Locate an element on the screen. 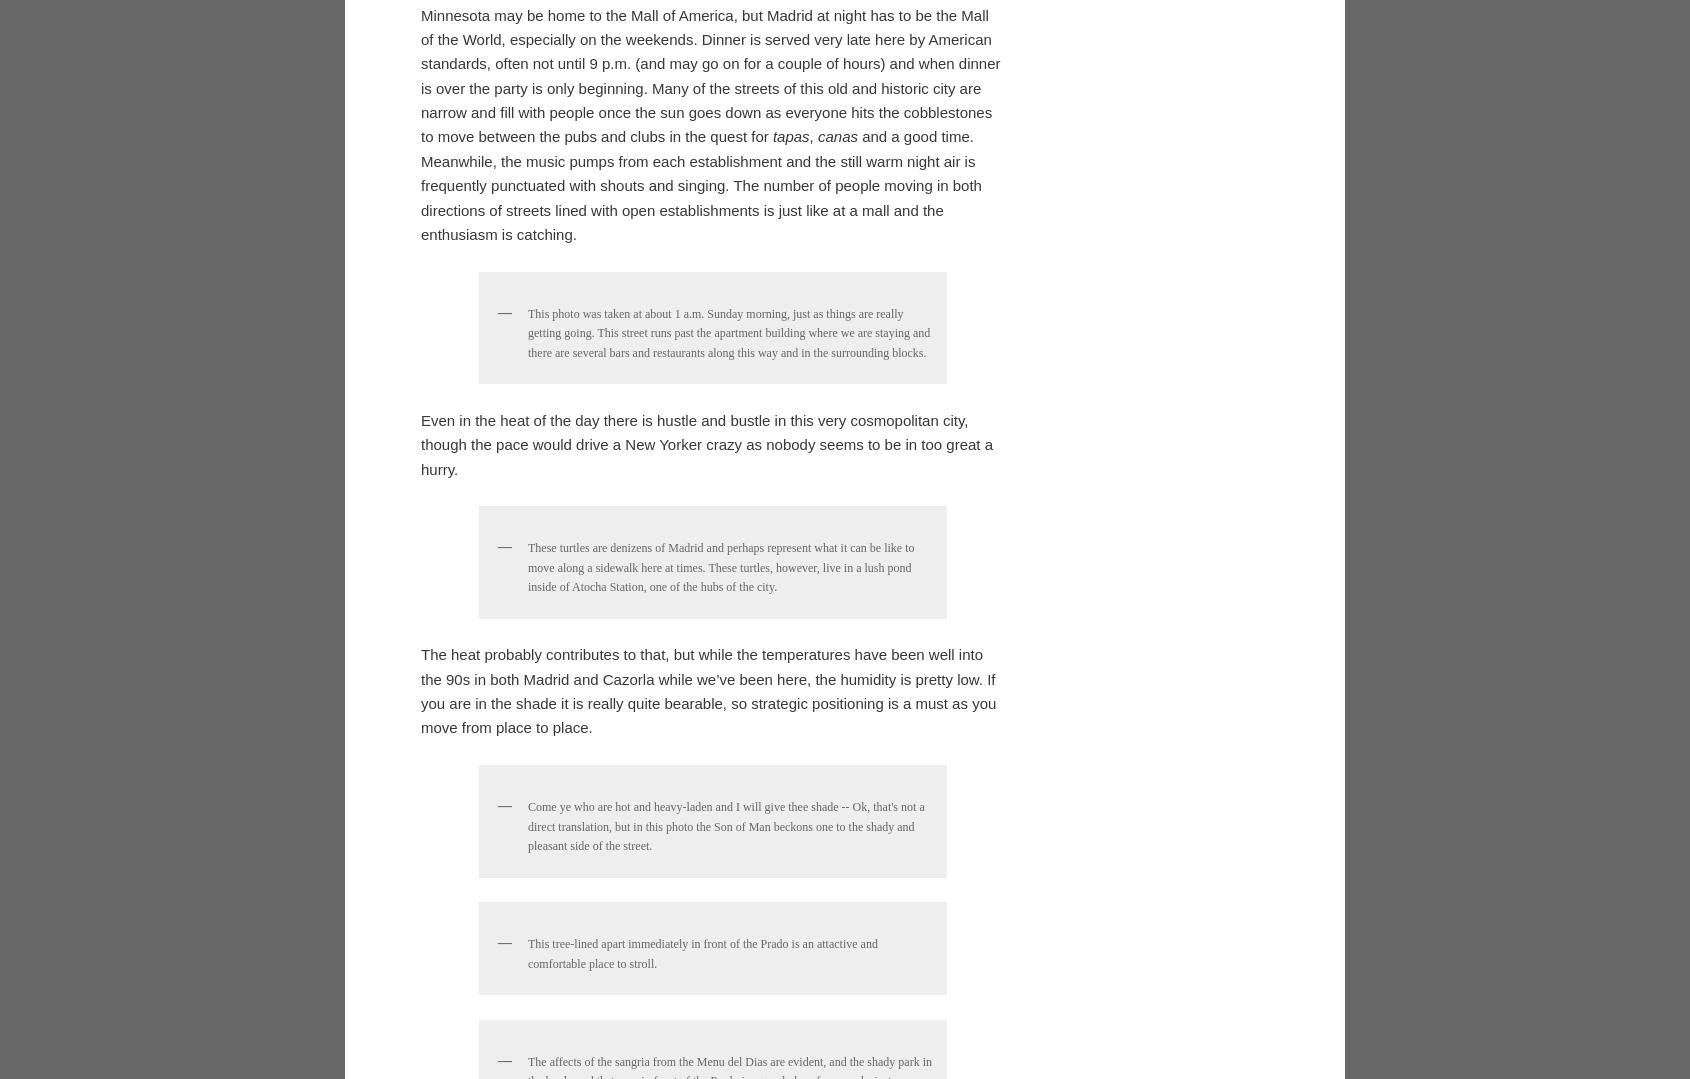 The width and height of the screenshot is (1690, 1079). 'by' is located at coordinates (561, 555).